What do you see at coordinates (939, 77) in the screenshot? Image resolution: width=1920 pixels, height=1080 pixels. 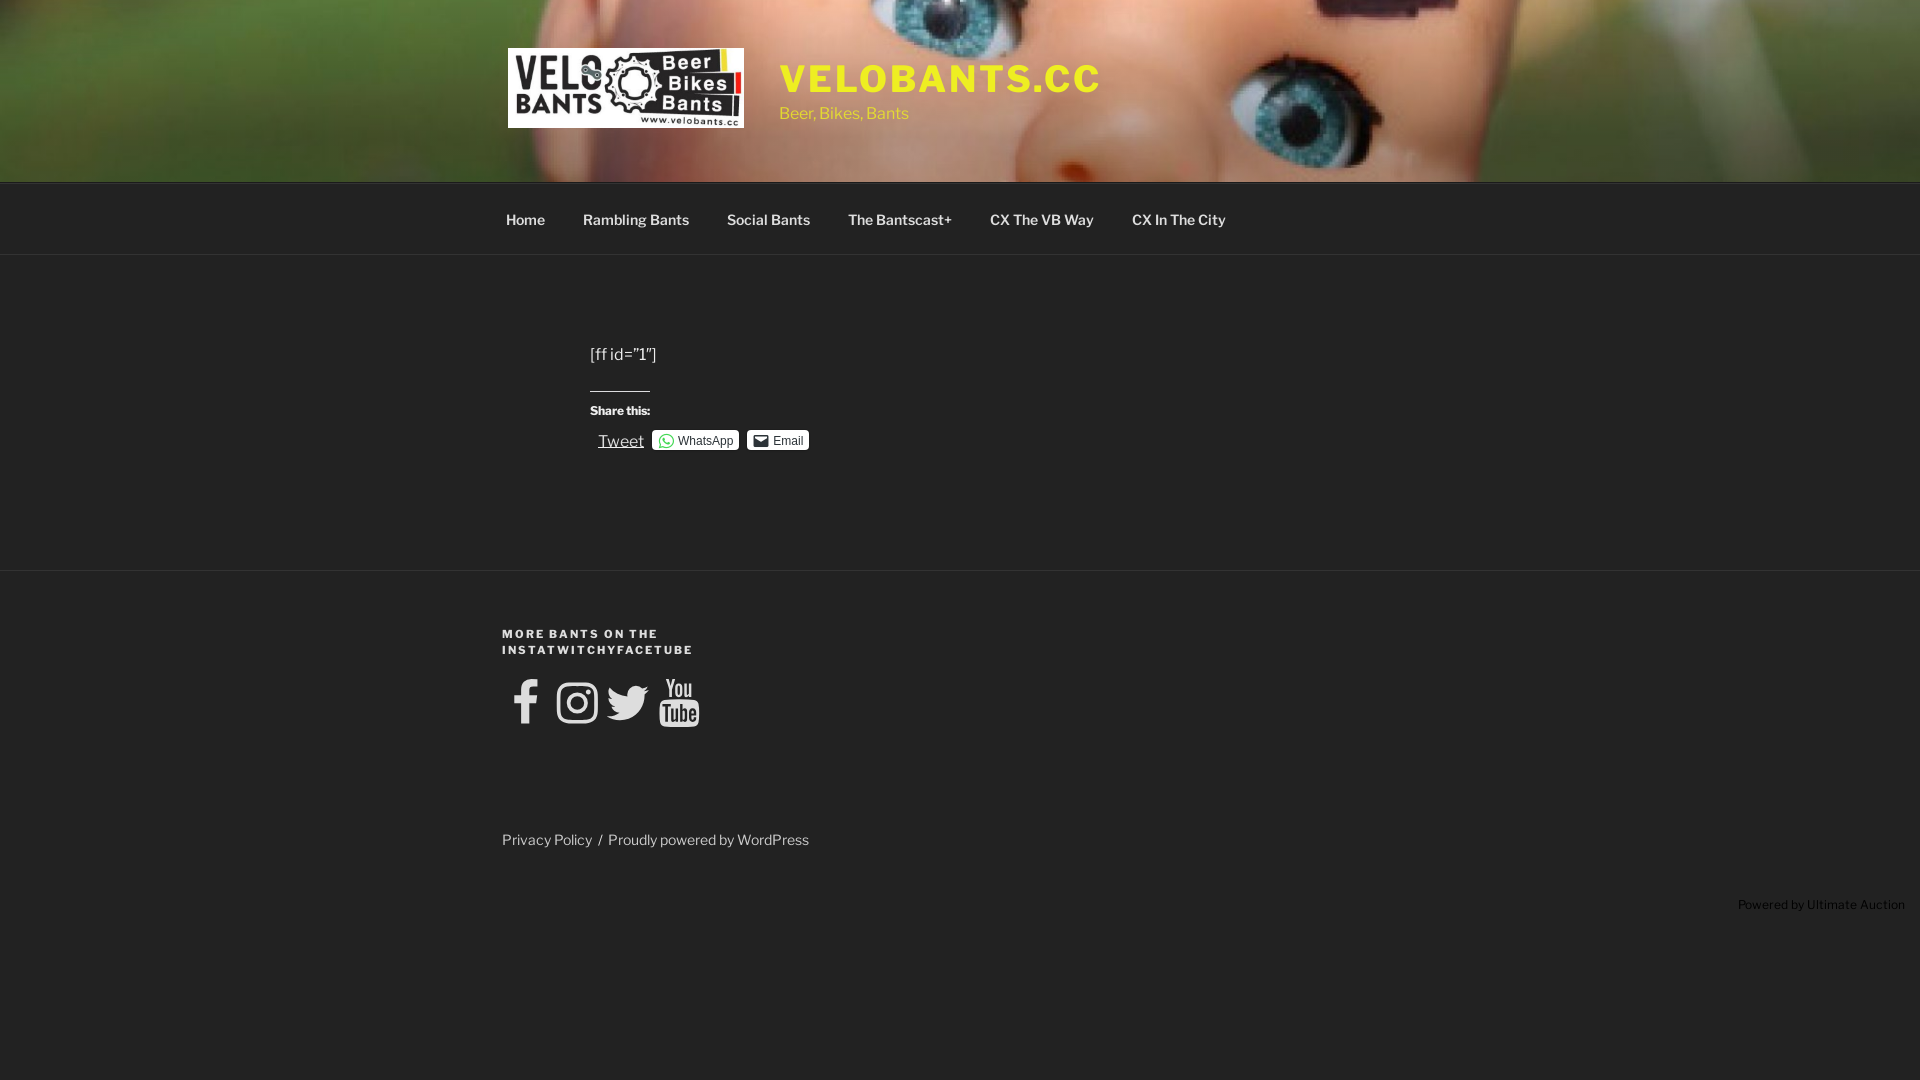 I see `'VELOBANTS.CC'` at bounding box center [939, 77].